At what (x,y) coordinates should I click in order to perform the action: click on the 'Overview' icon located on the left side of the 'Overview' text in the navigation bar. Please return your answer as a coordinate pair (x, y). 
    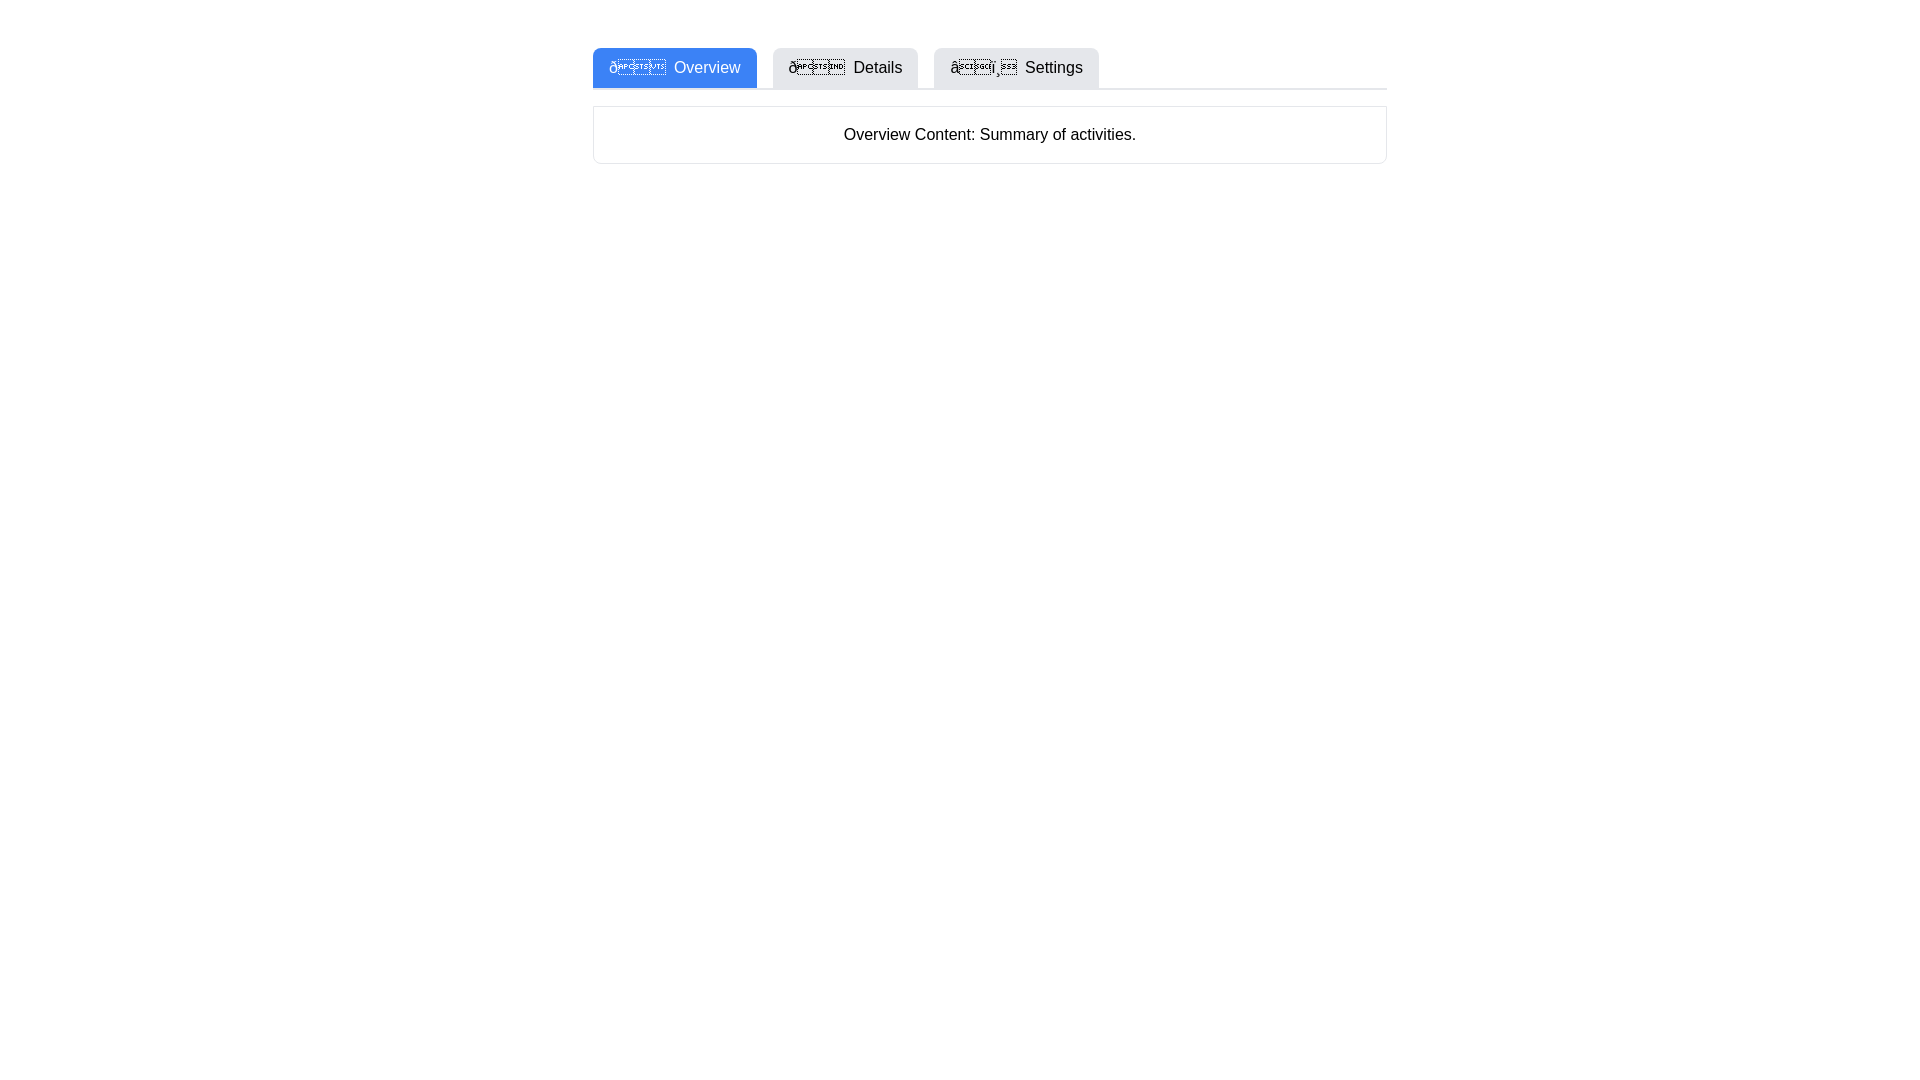
    Looking at the image, I should click on (636, 66).